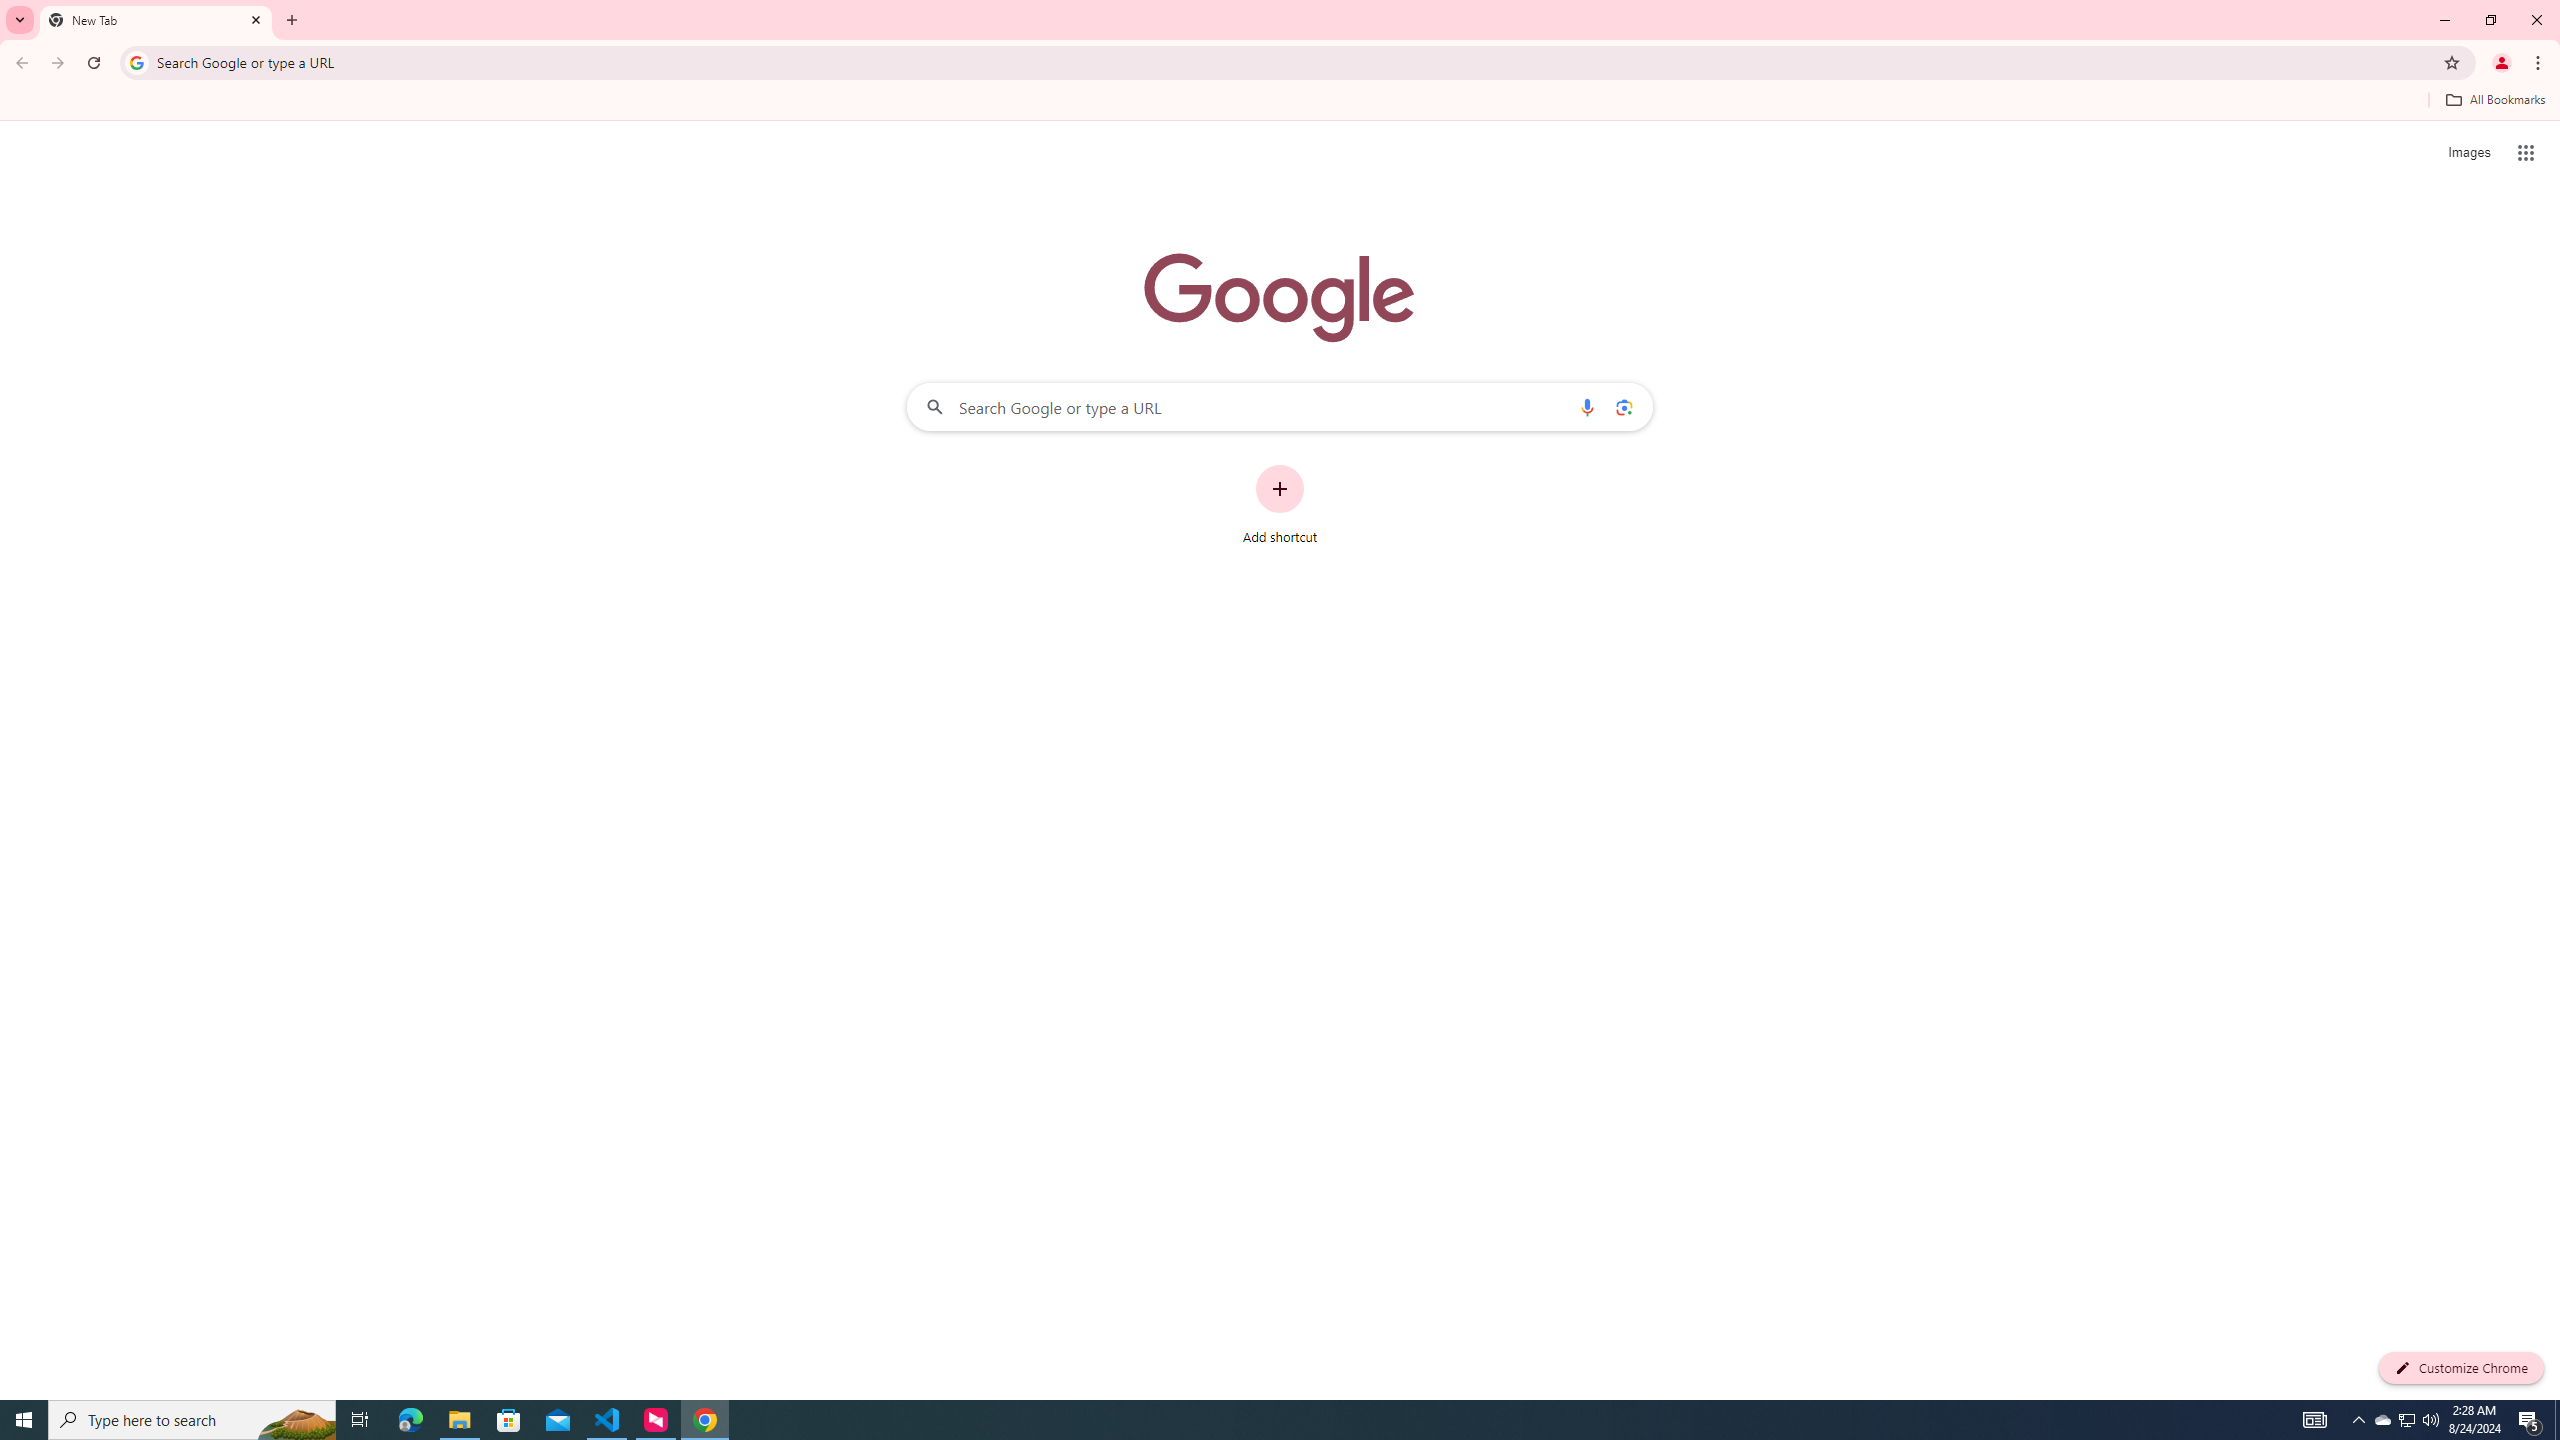  I want to click on 'Customize Chrome', so click(2461, 1367).